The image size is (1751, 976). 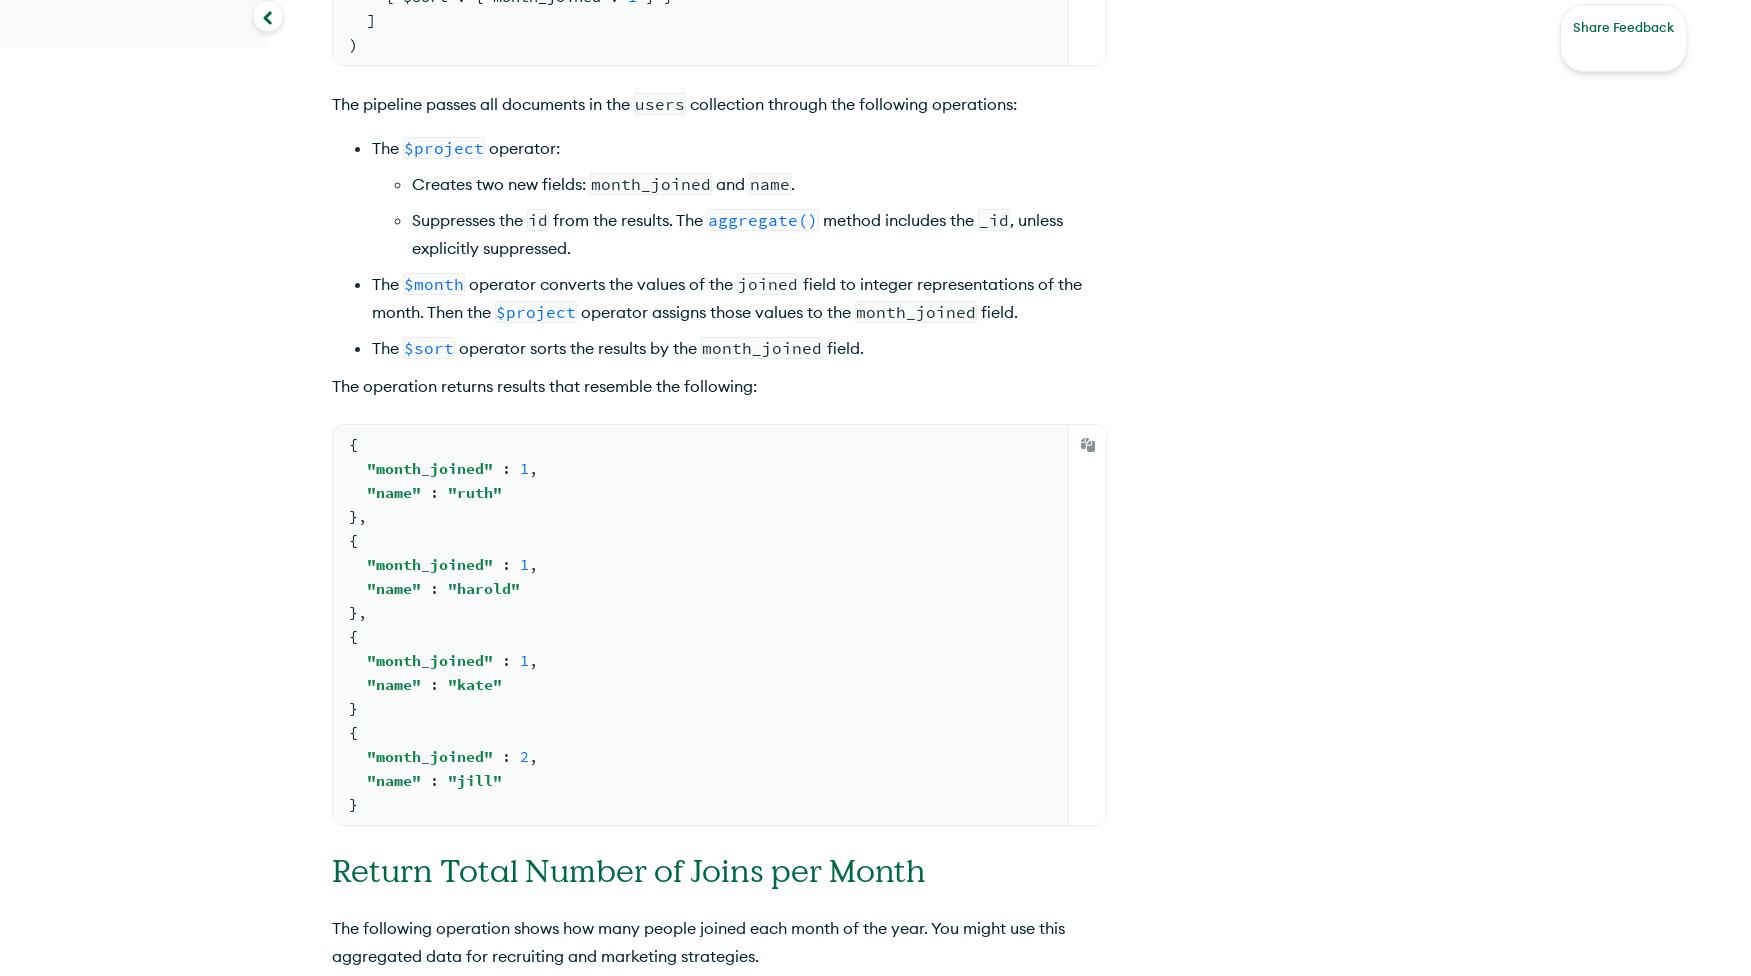 I want to click on 'from the results. The', so click(x=627, y=218).